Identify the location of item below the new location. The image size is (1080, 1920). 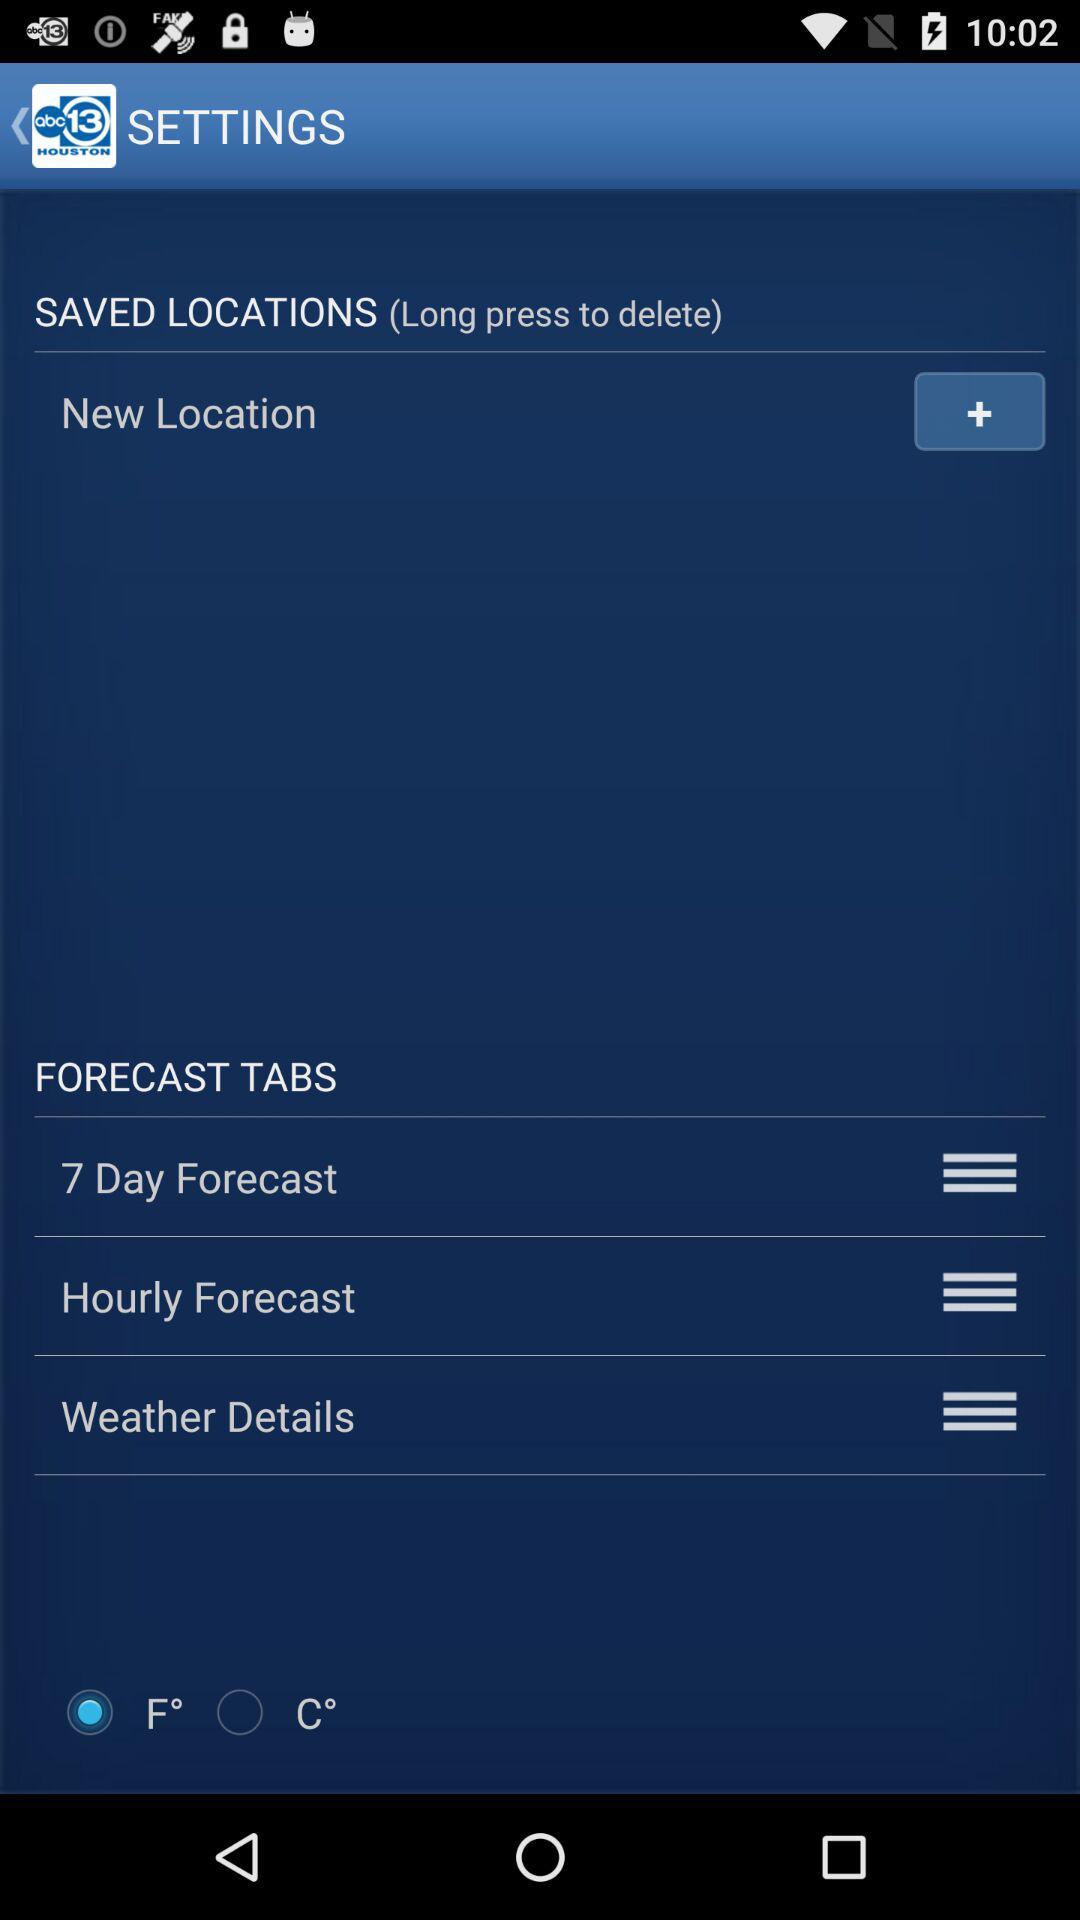
(540, 732).